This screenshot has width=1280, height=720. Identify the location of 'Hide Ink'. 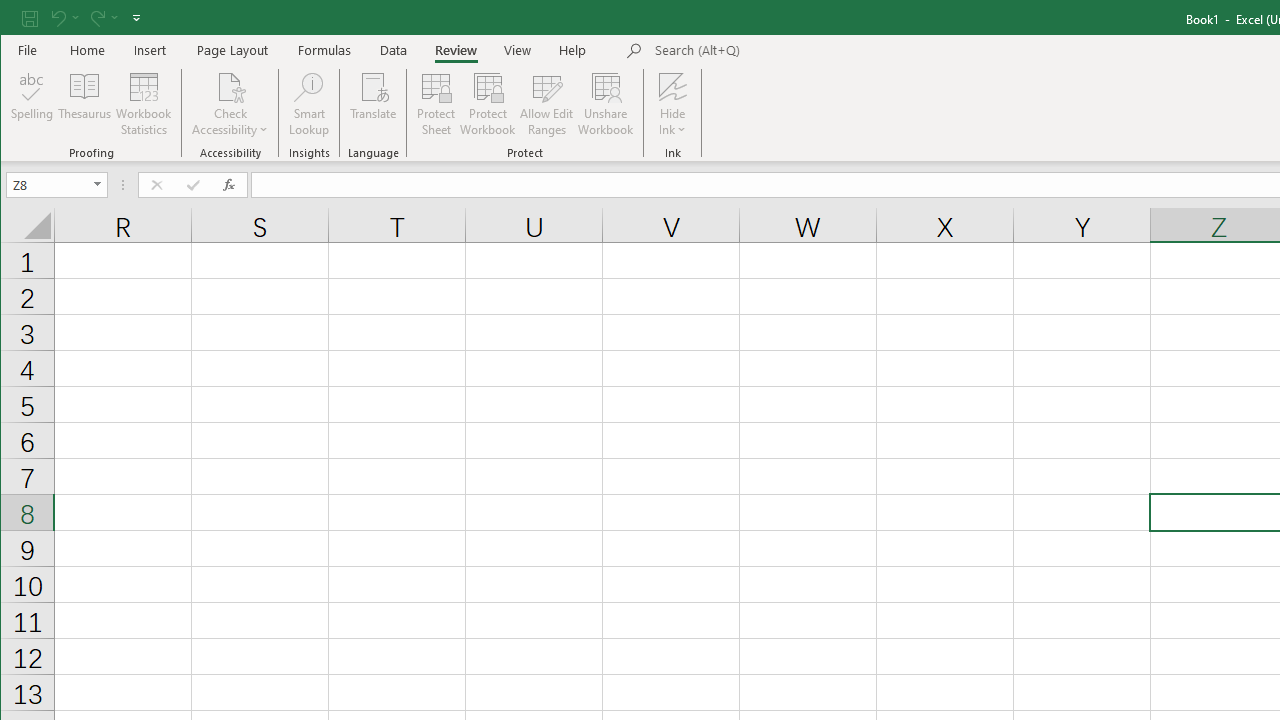
(672, 104).